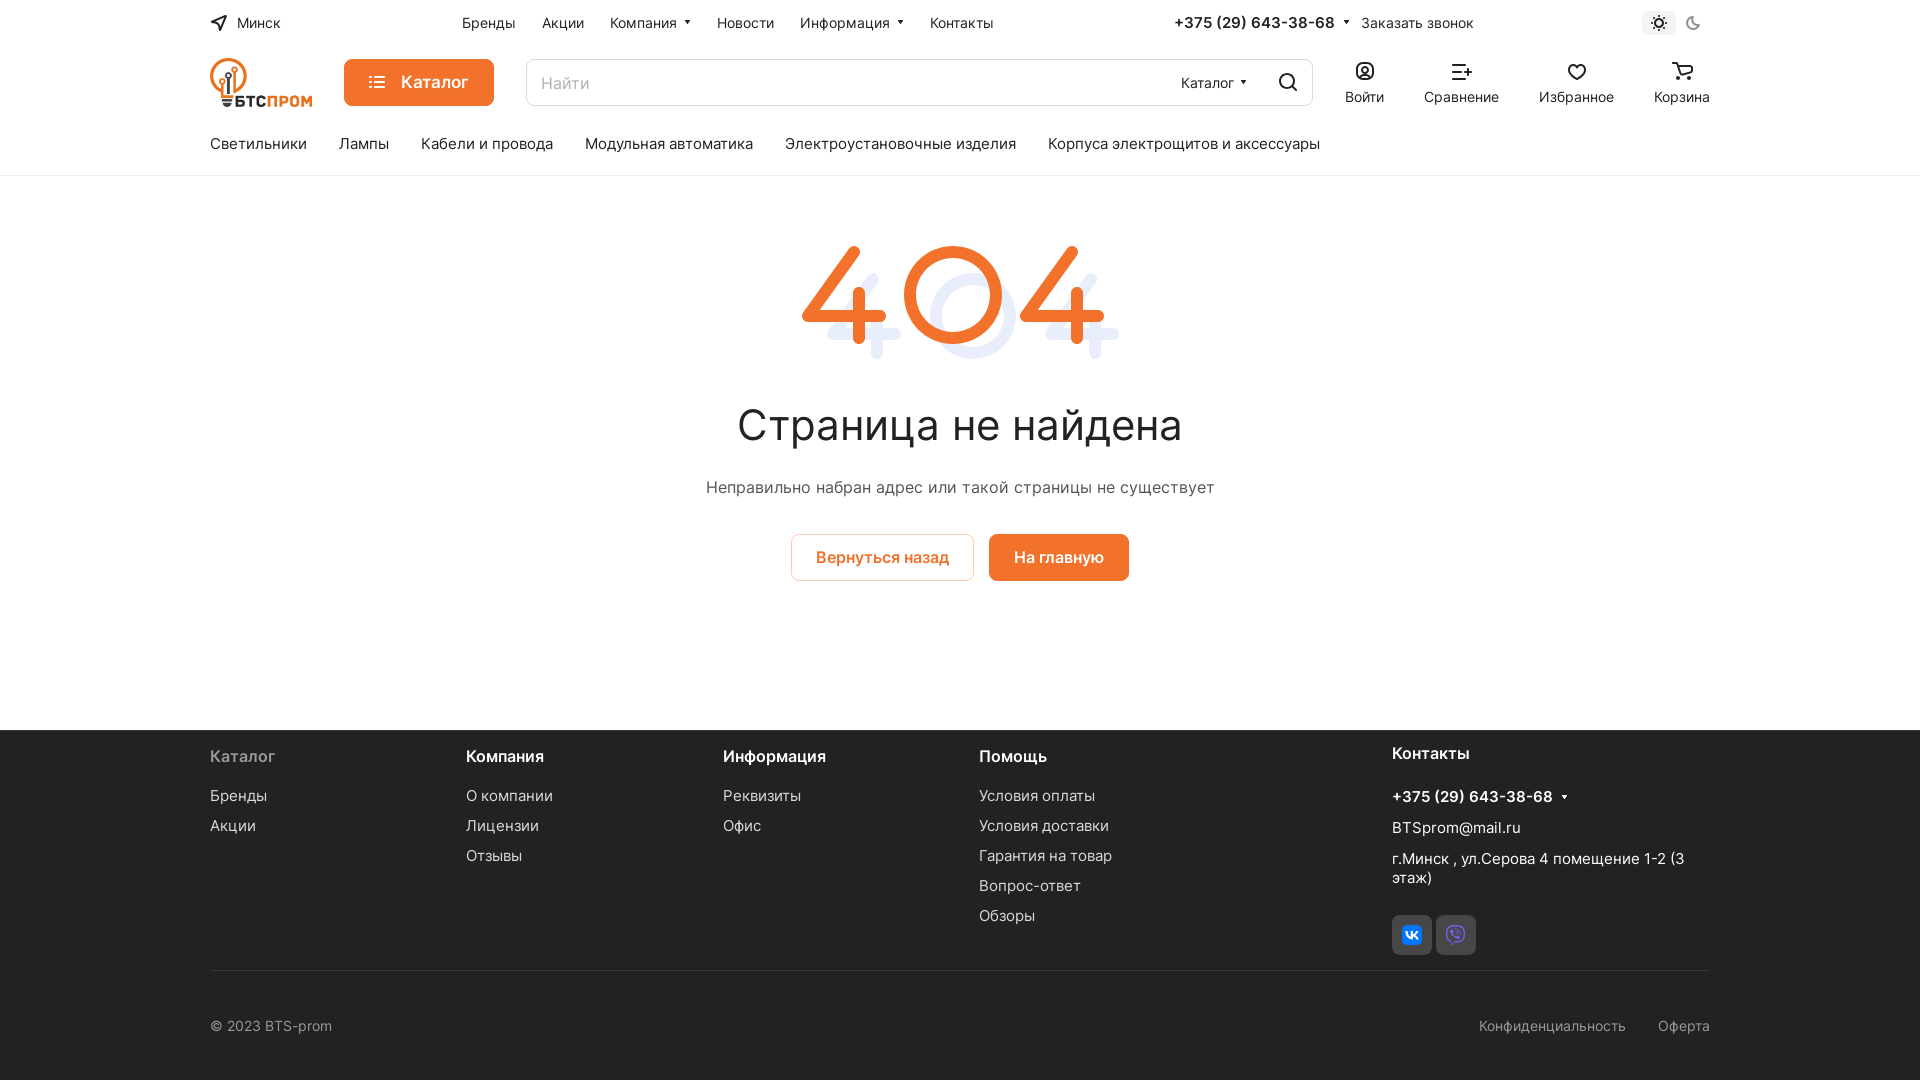 This screenshot has height=1080, width=1920. I want to click on 'BTSprom@mail.ru', so click(1456, 827).